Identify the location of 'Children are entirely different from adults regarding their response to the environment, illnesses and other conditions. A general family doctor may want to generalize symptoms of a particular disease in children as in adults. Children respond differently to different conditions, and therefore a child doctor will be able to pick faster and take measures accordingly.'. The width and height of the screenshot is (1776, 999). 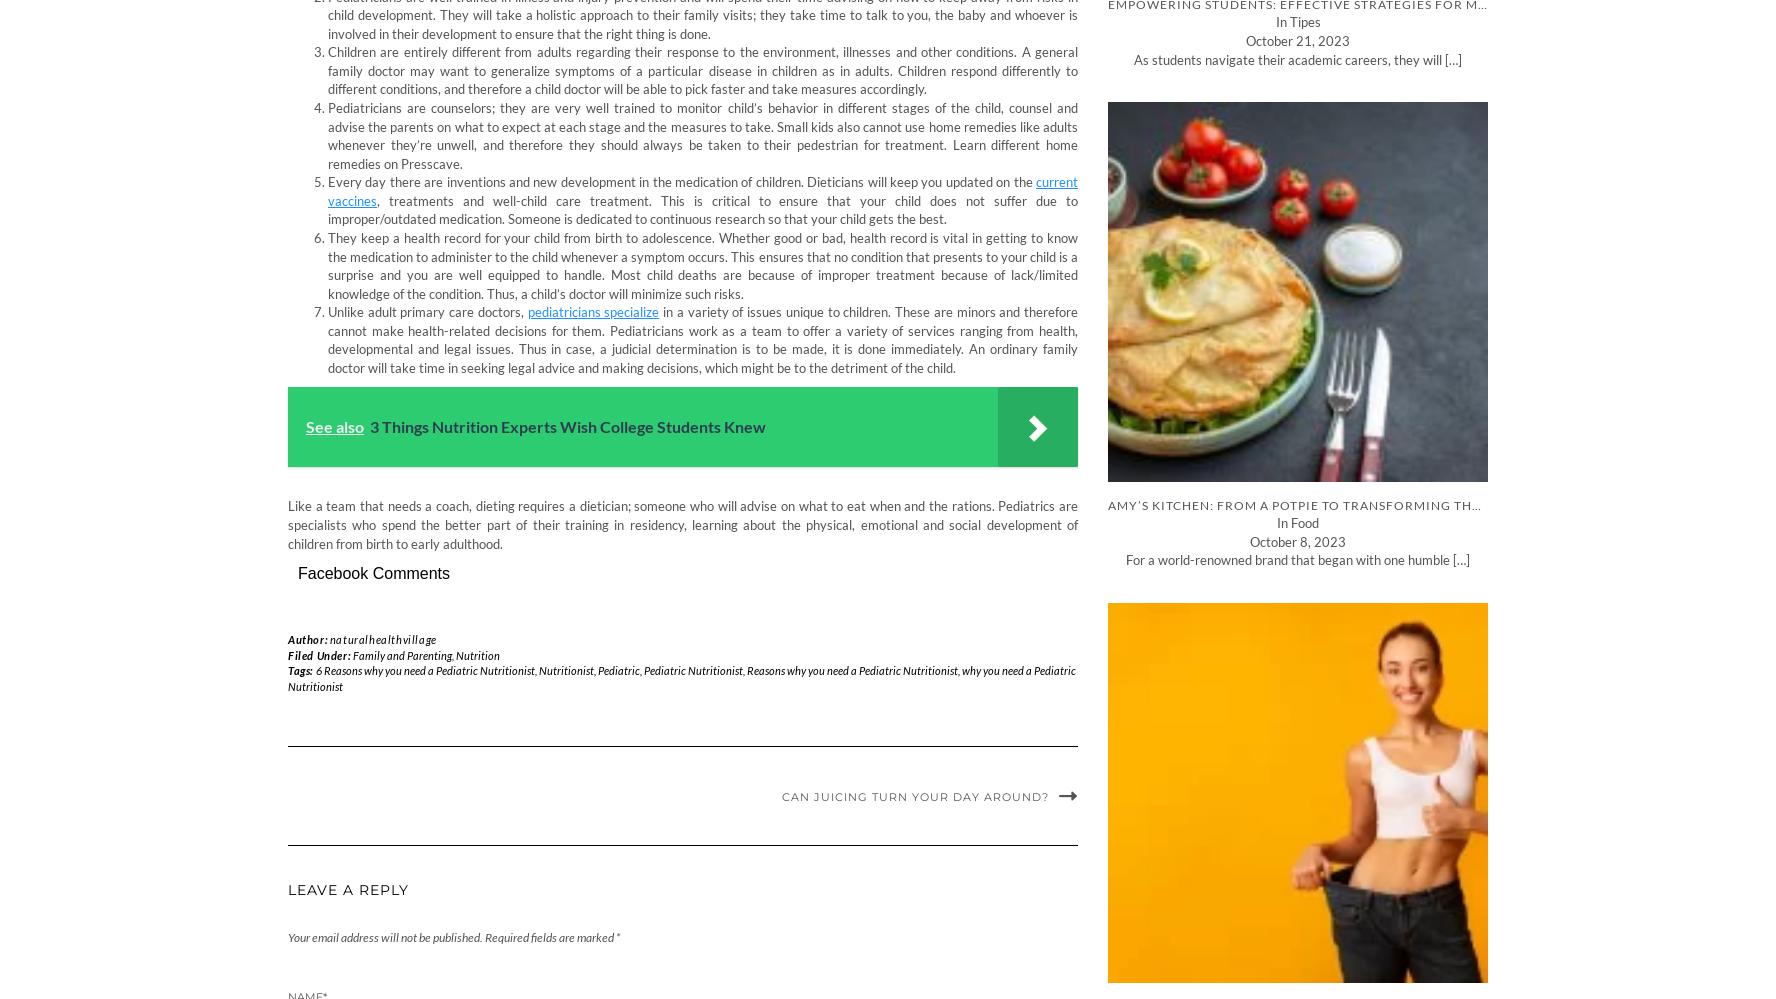
(702, 69).